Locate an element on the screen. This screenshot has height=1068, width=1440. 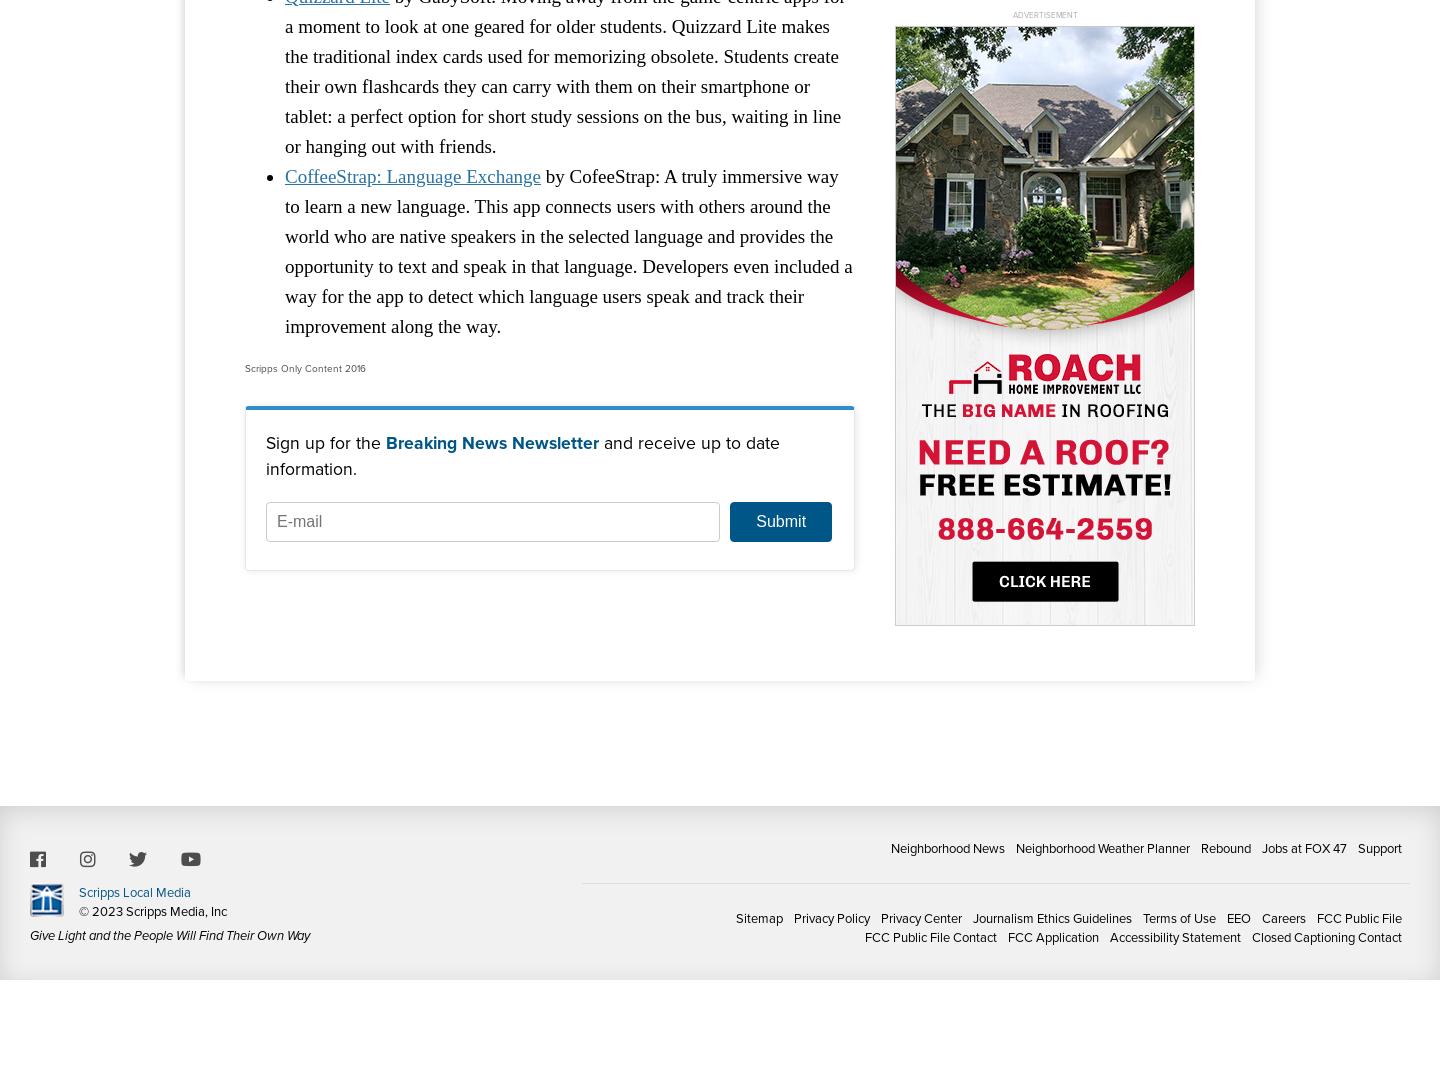
'and receive up to date information.' is located at coordinates (522, 454).